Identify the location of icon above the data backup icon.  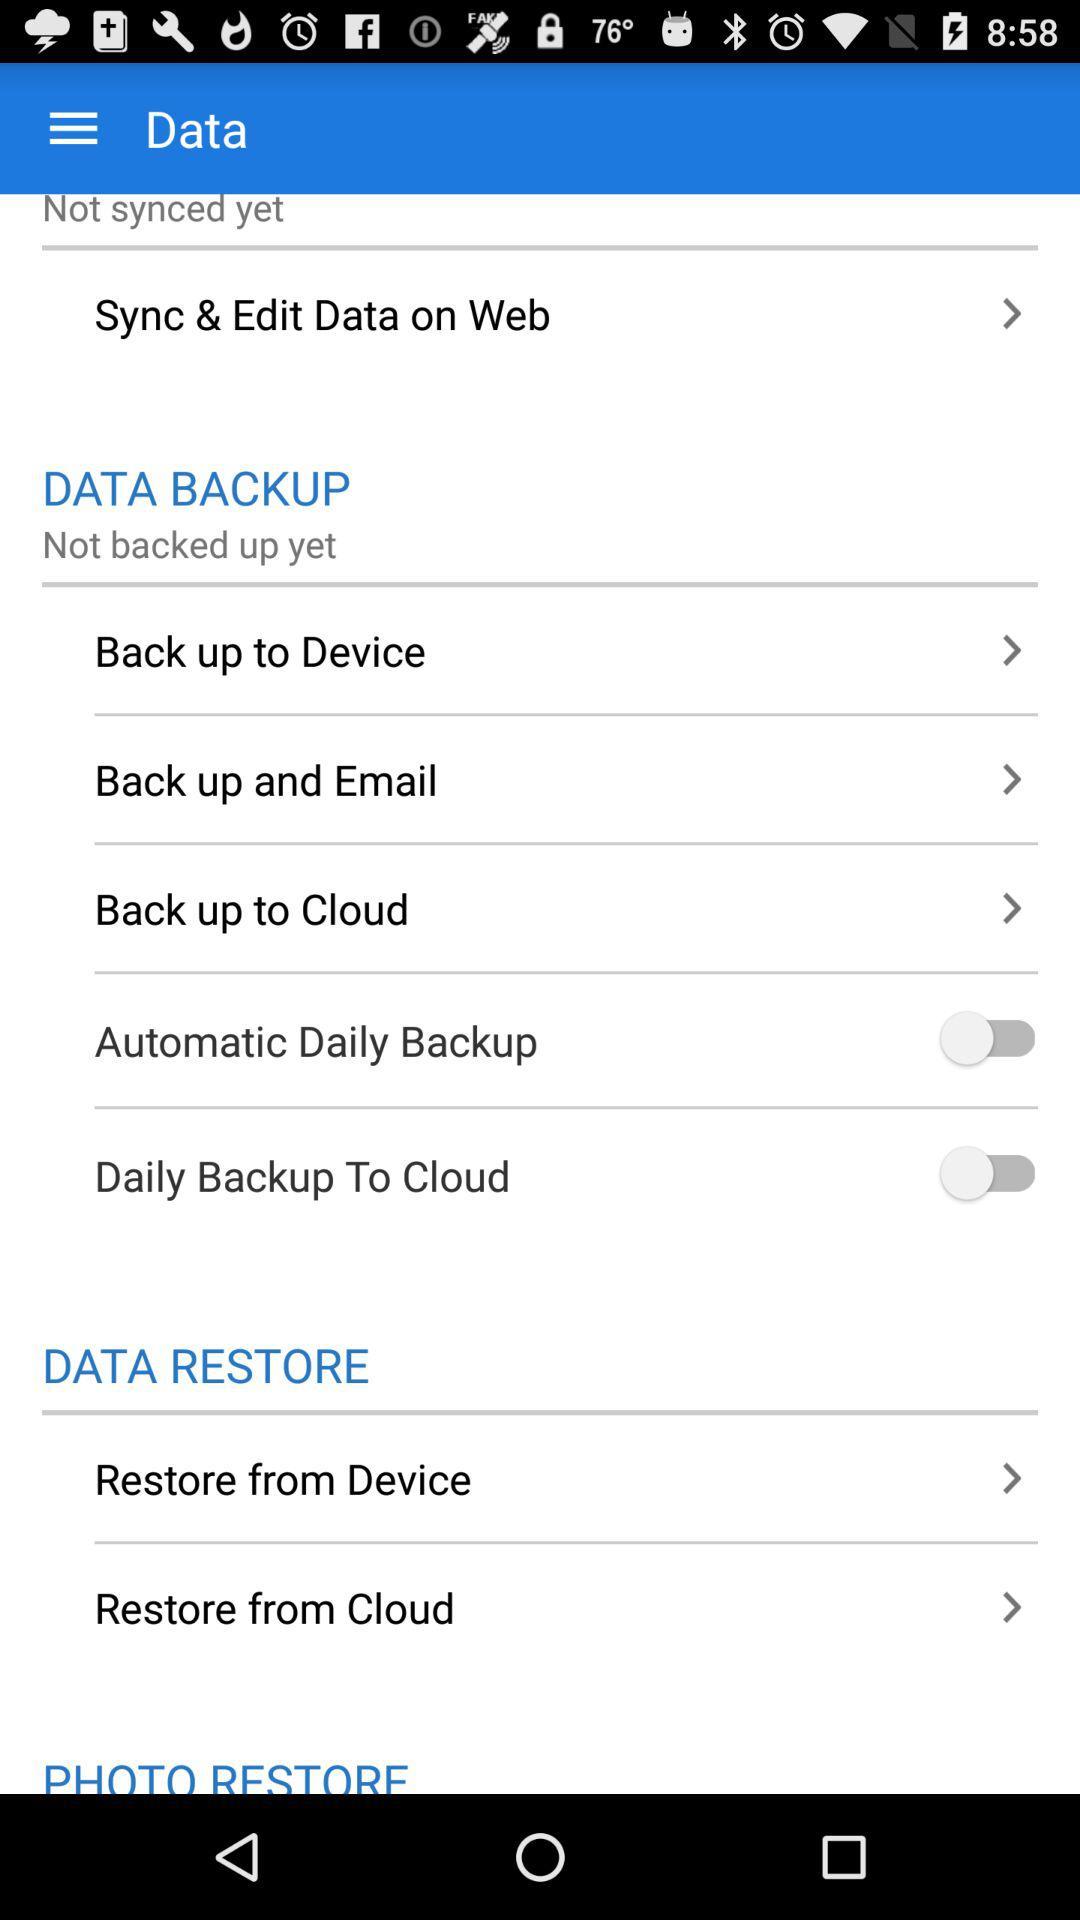
(540, 312).